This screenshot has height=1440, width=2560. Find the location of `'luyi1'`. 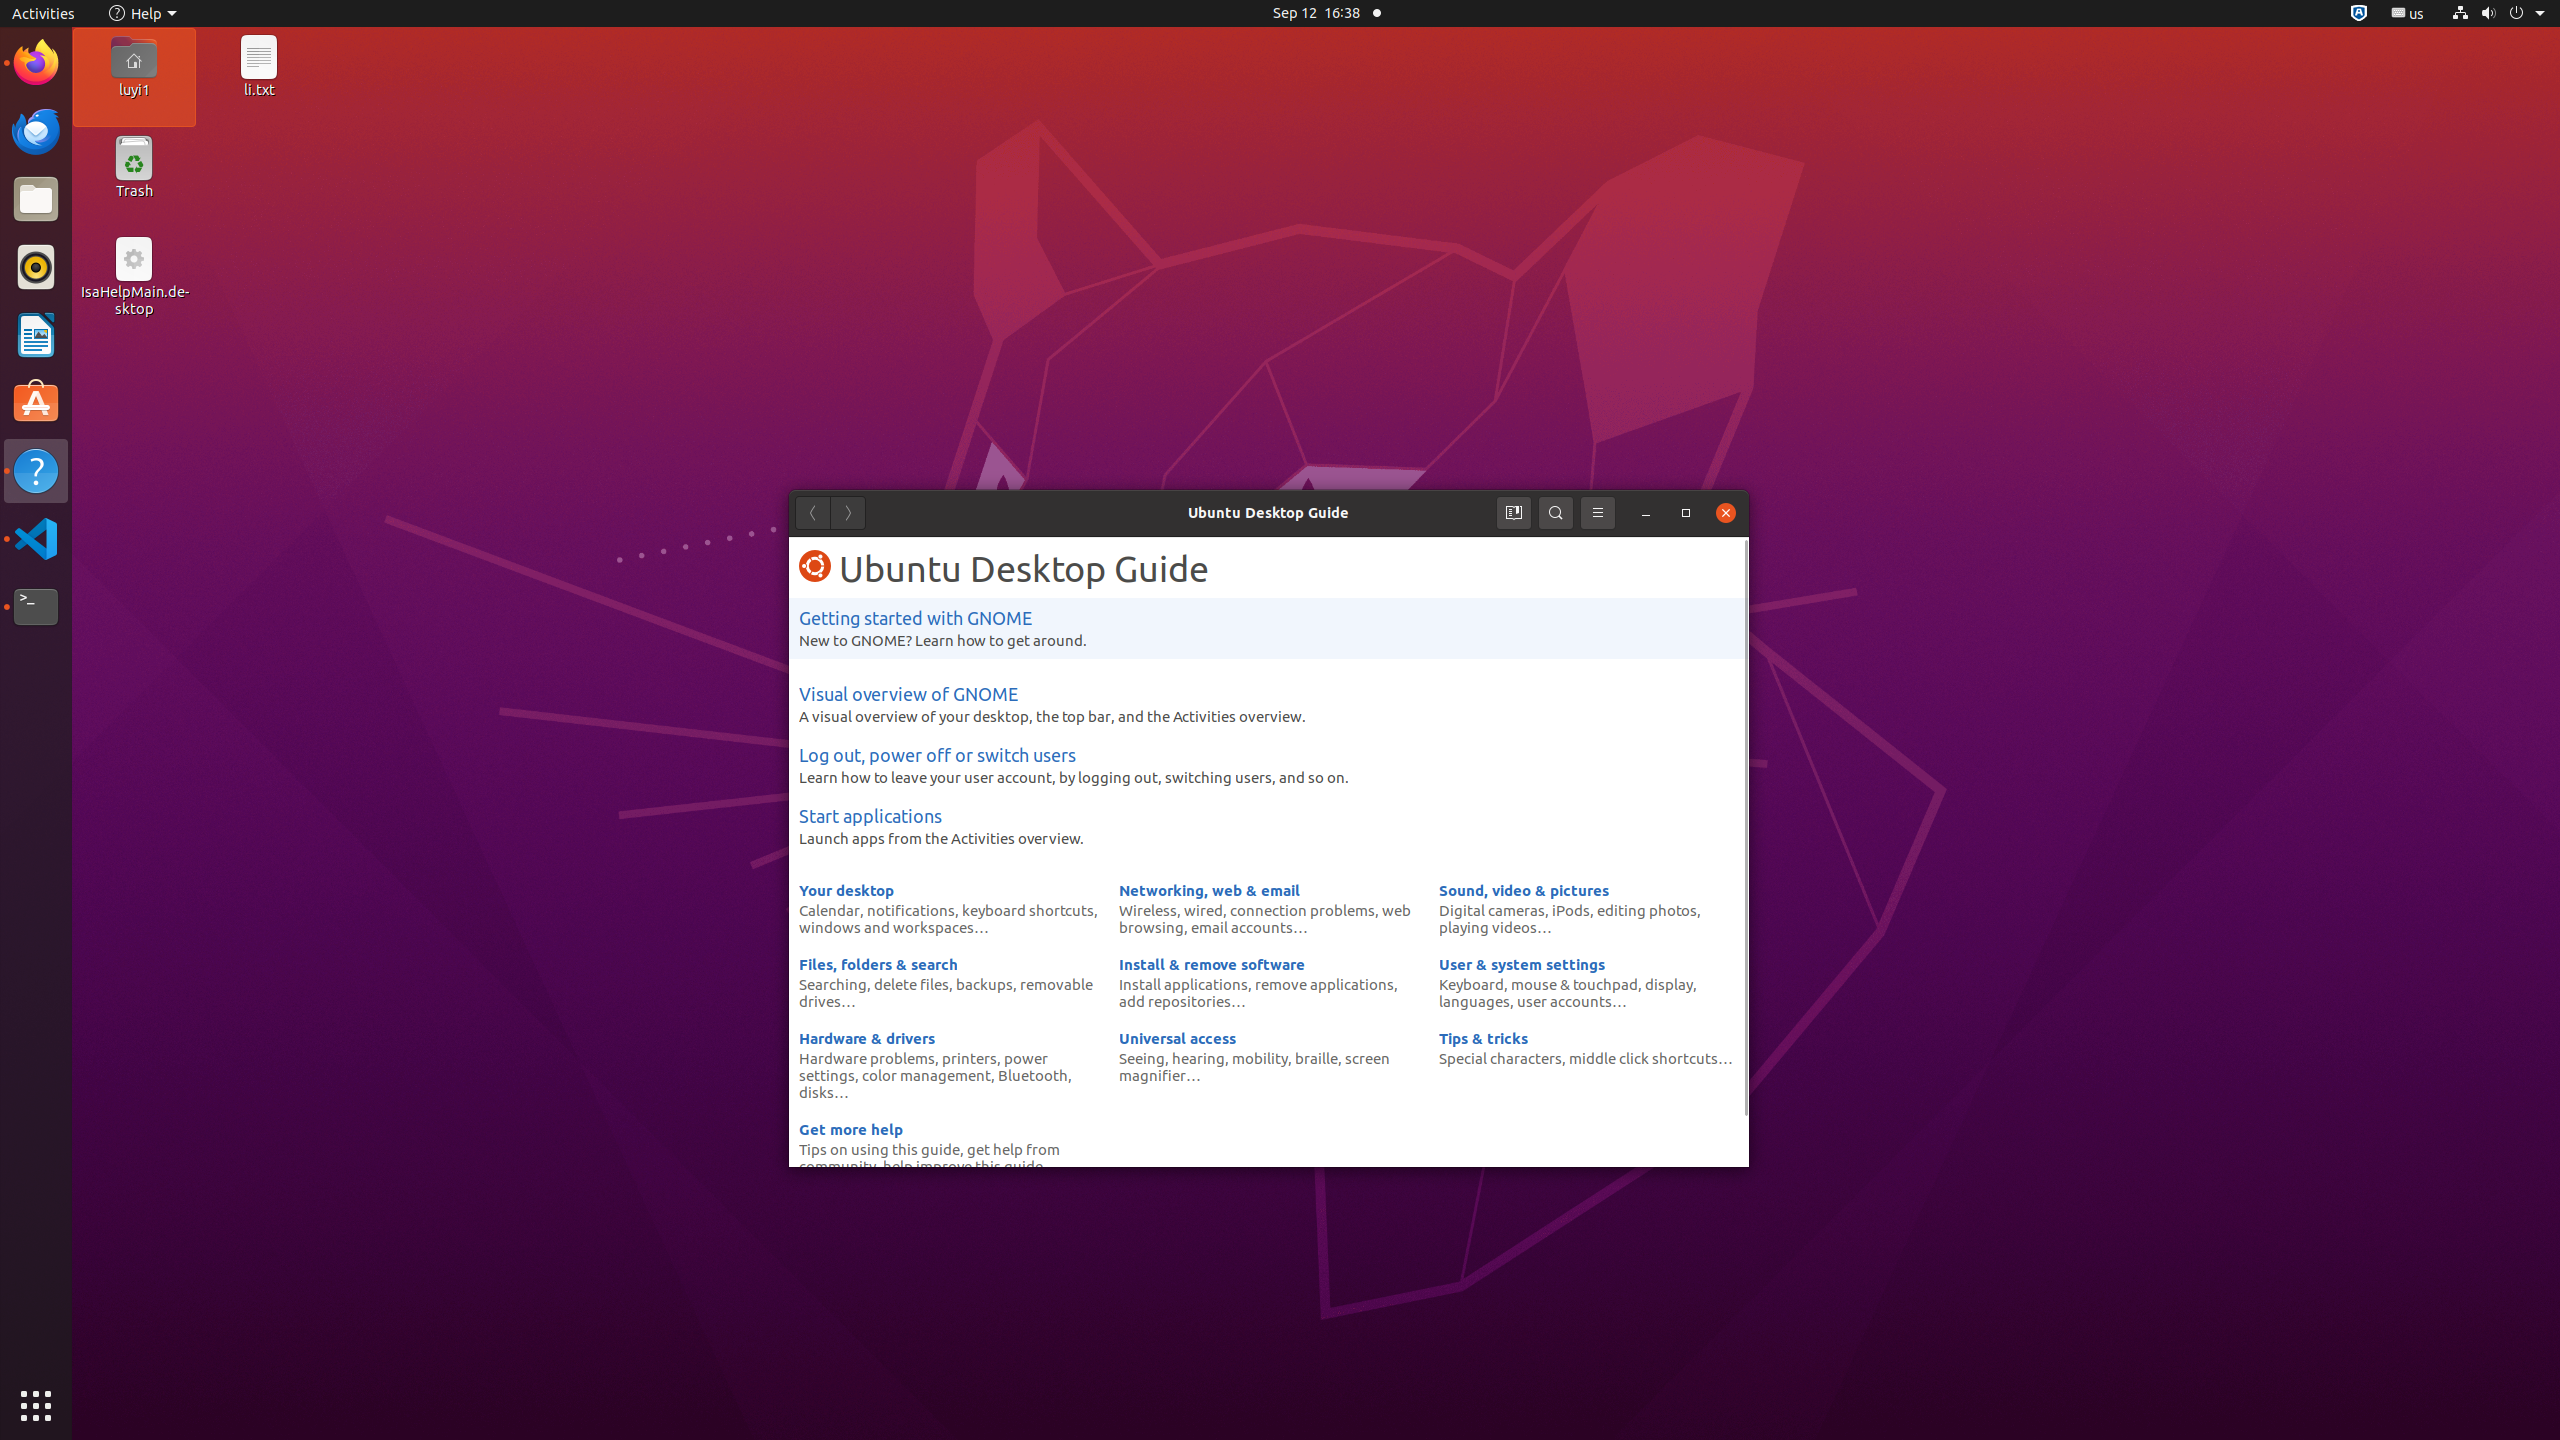

'luyi1' is located at coordinates (133, 88).